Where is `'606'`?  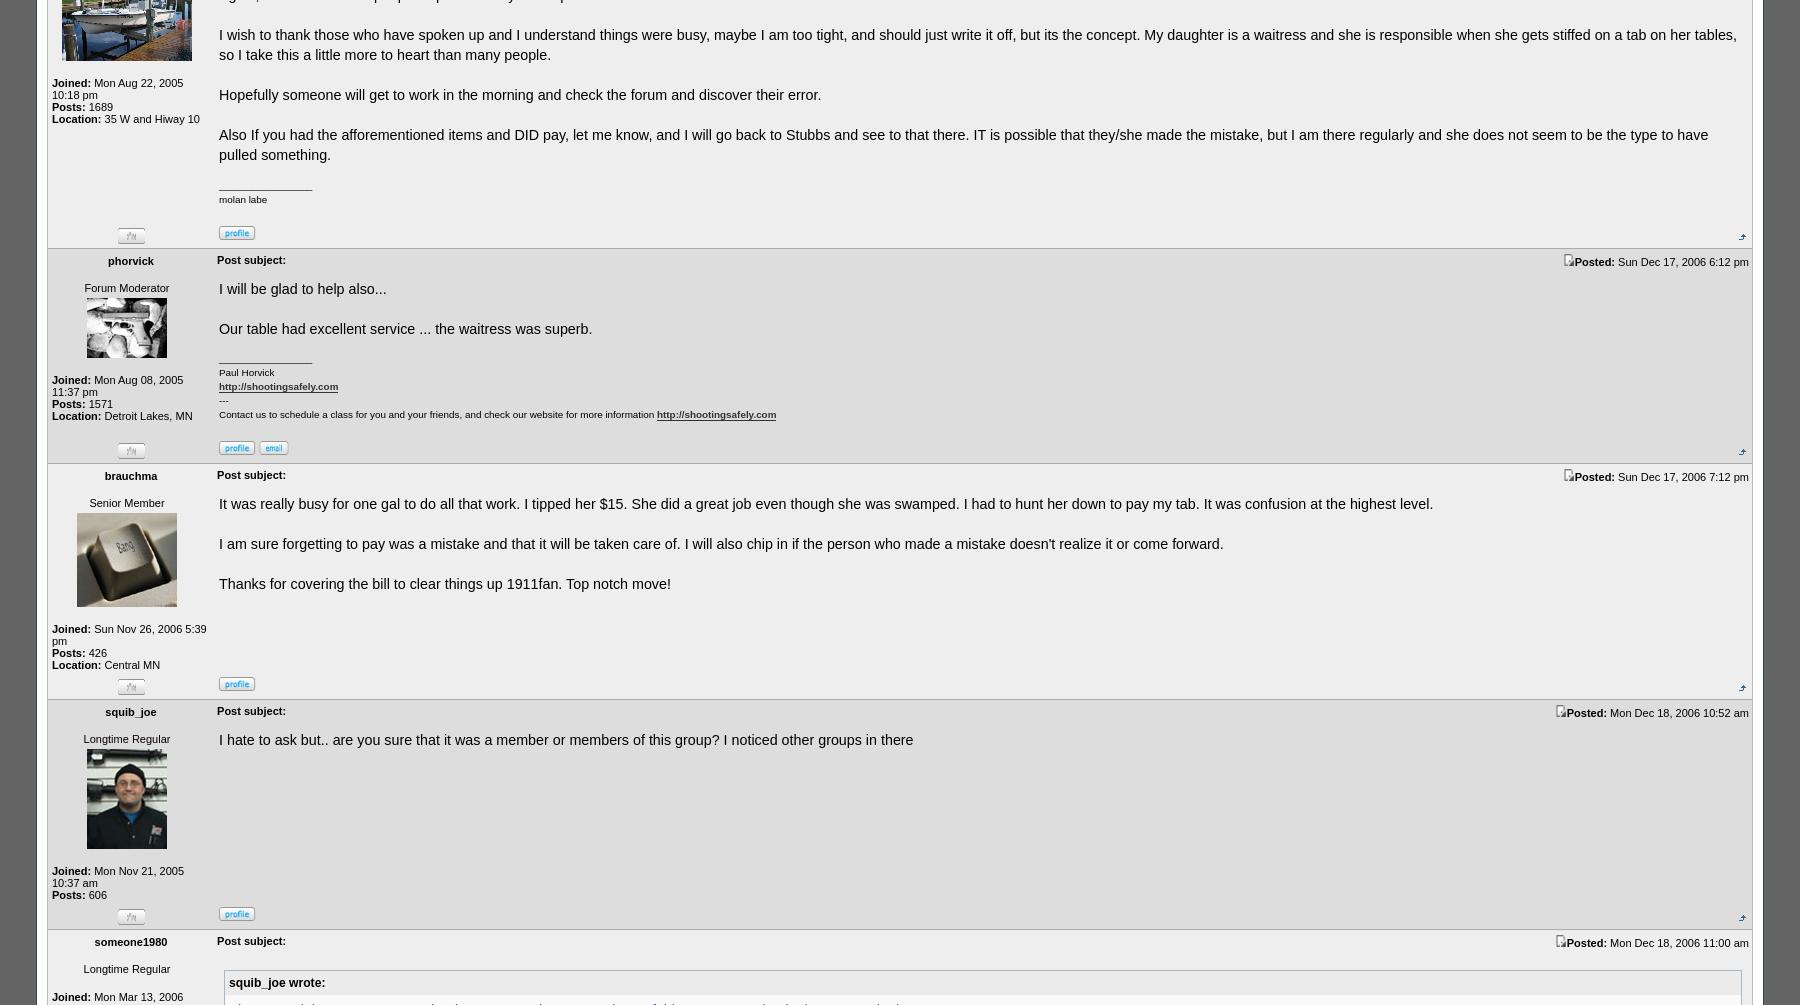 '606' is located at coordinates (94, 893).